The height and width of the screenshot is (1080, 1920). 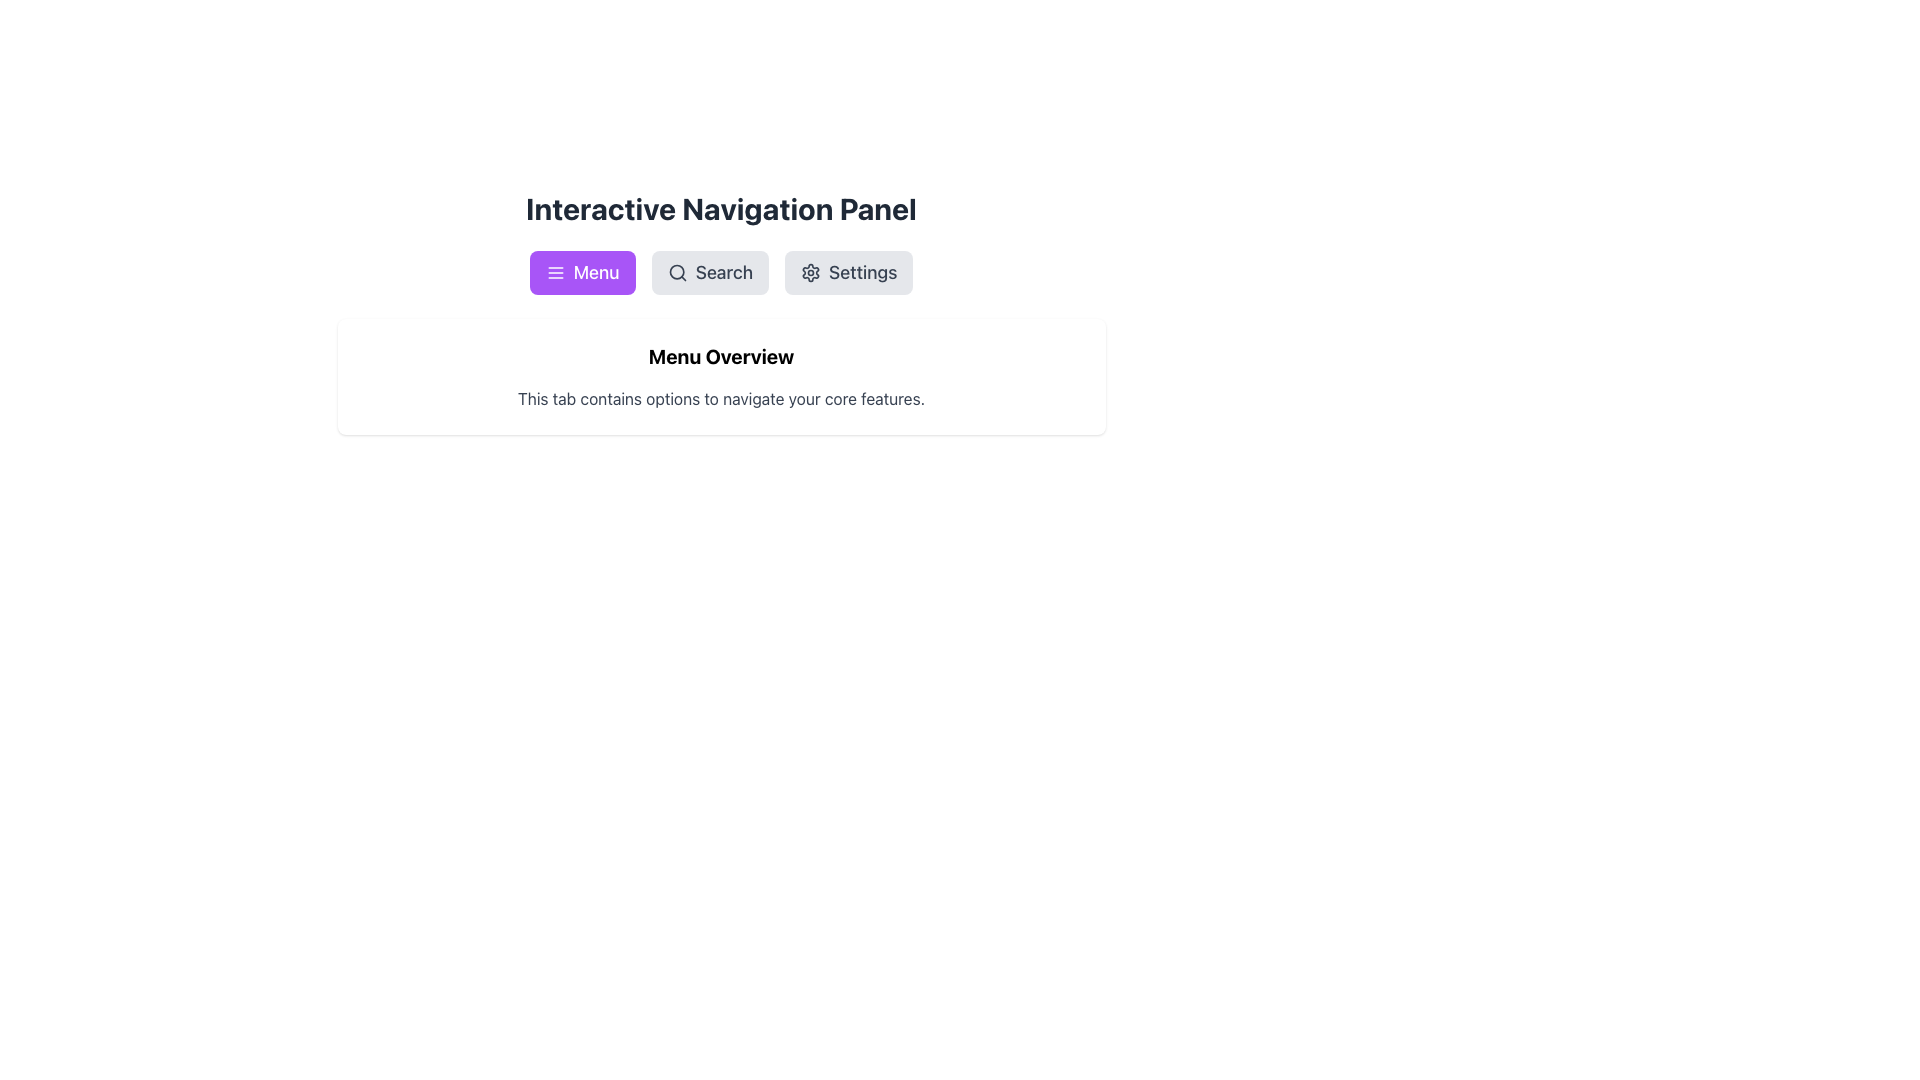 I want to click on the gear icon representing the settings option, which is located inside the button labeled 'Settings' on the rightmost side of the horizontal menu bar, so click(x=811, y=273).